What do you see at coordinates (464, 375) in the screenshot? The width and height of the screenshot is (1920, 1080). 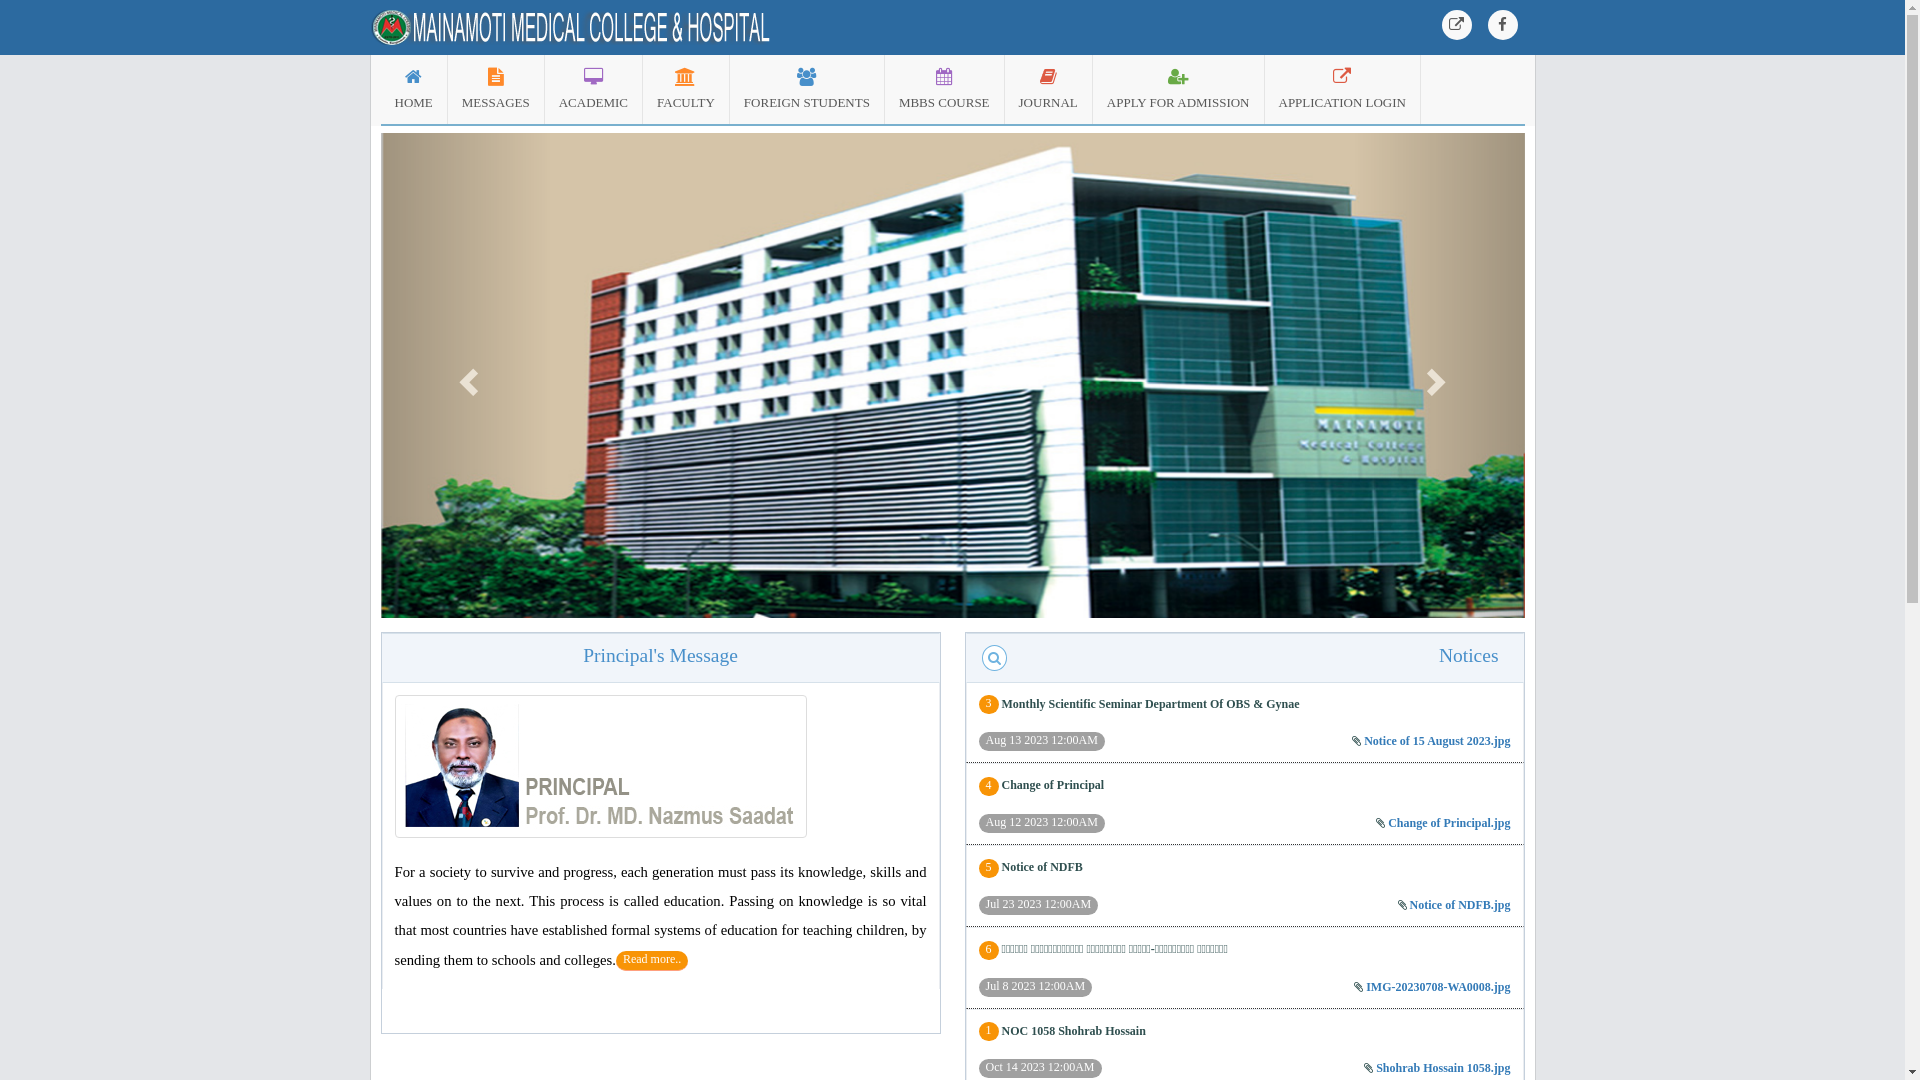 I see `'Previous'` at bounding box center [464, 375].